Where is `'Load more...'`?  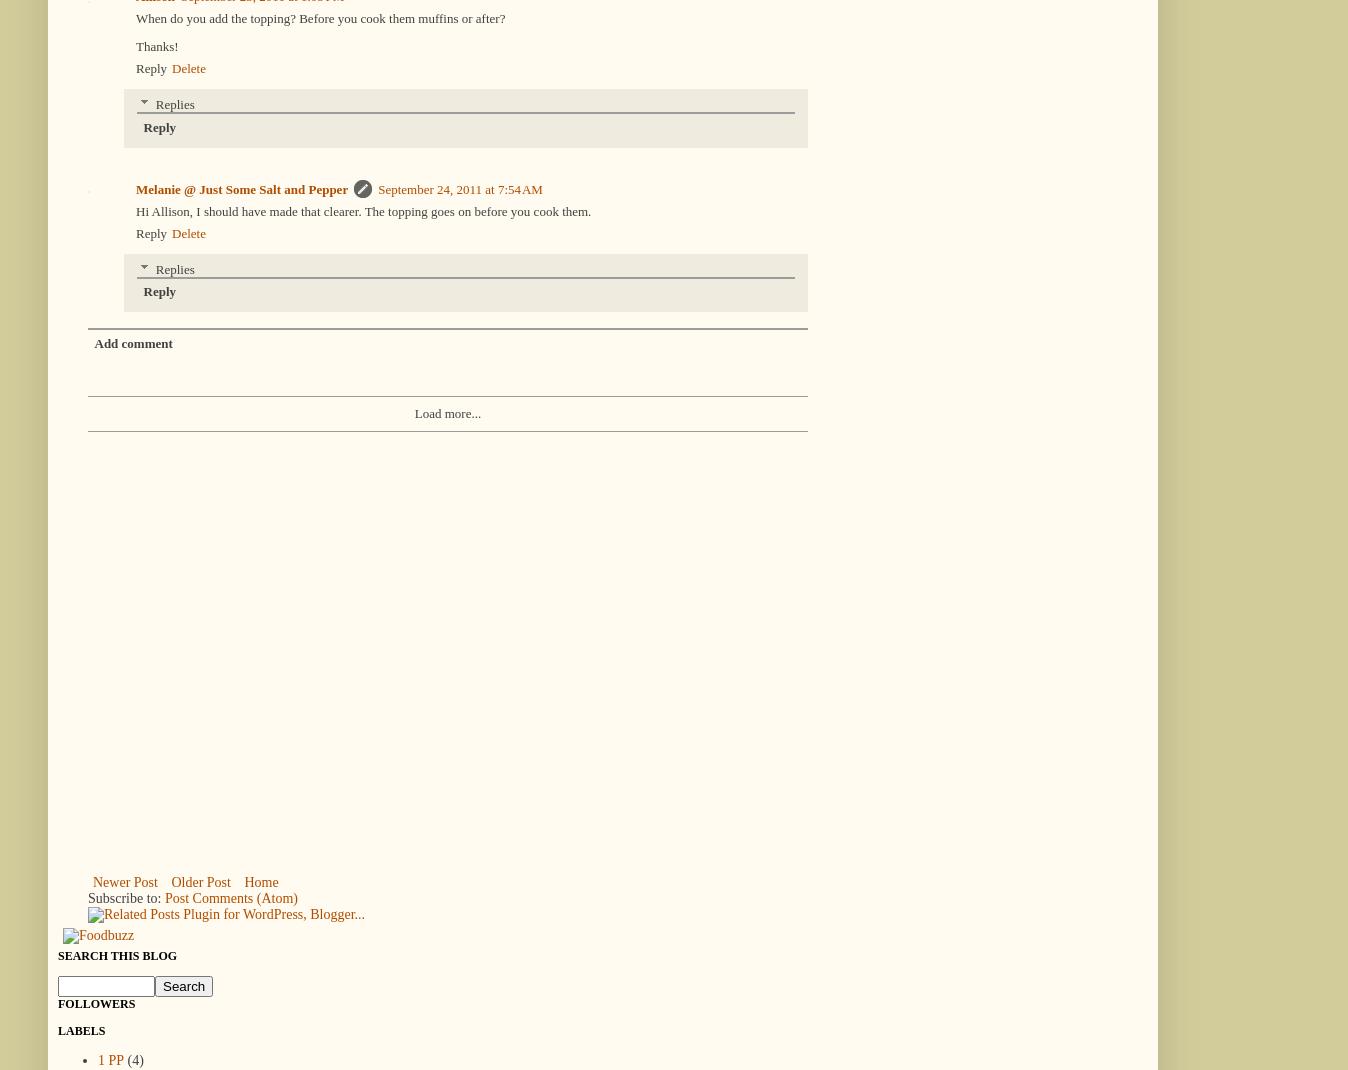
'Load more...' is located at coordinates (446, 412).